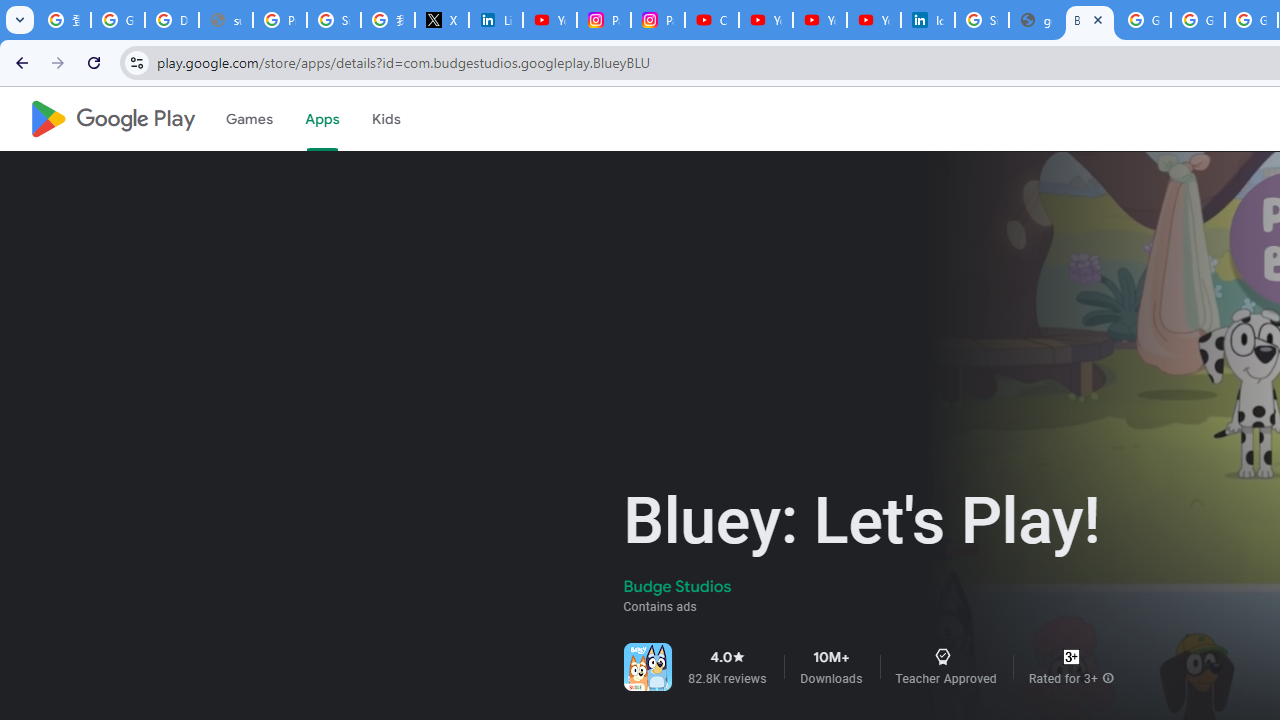 This screenshot has width=1280, height=720. Describe the element at coordinates (1088, 20) in the screenshot. I see `'Bluey: Let'` at that location.